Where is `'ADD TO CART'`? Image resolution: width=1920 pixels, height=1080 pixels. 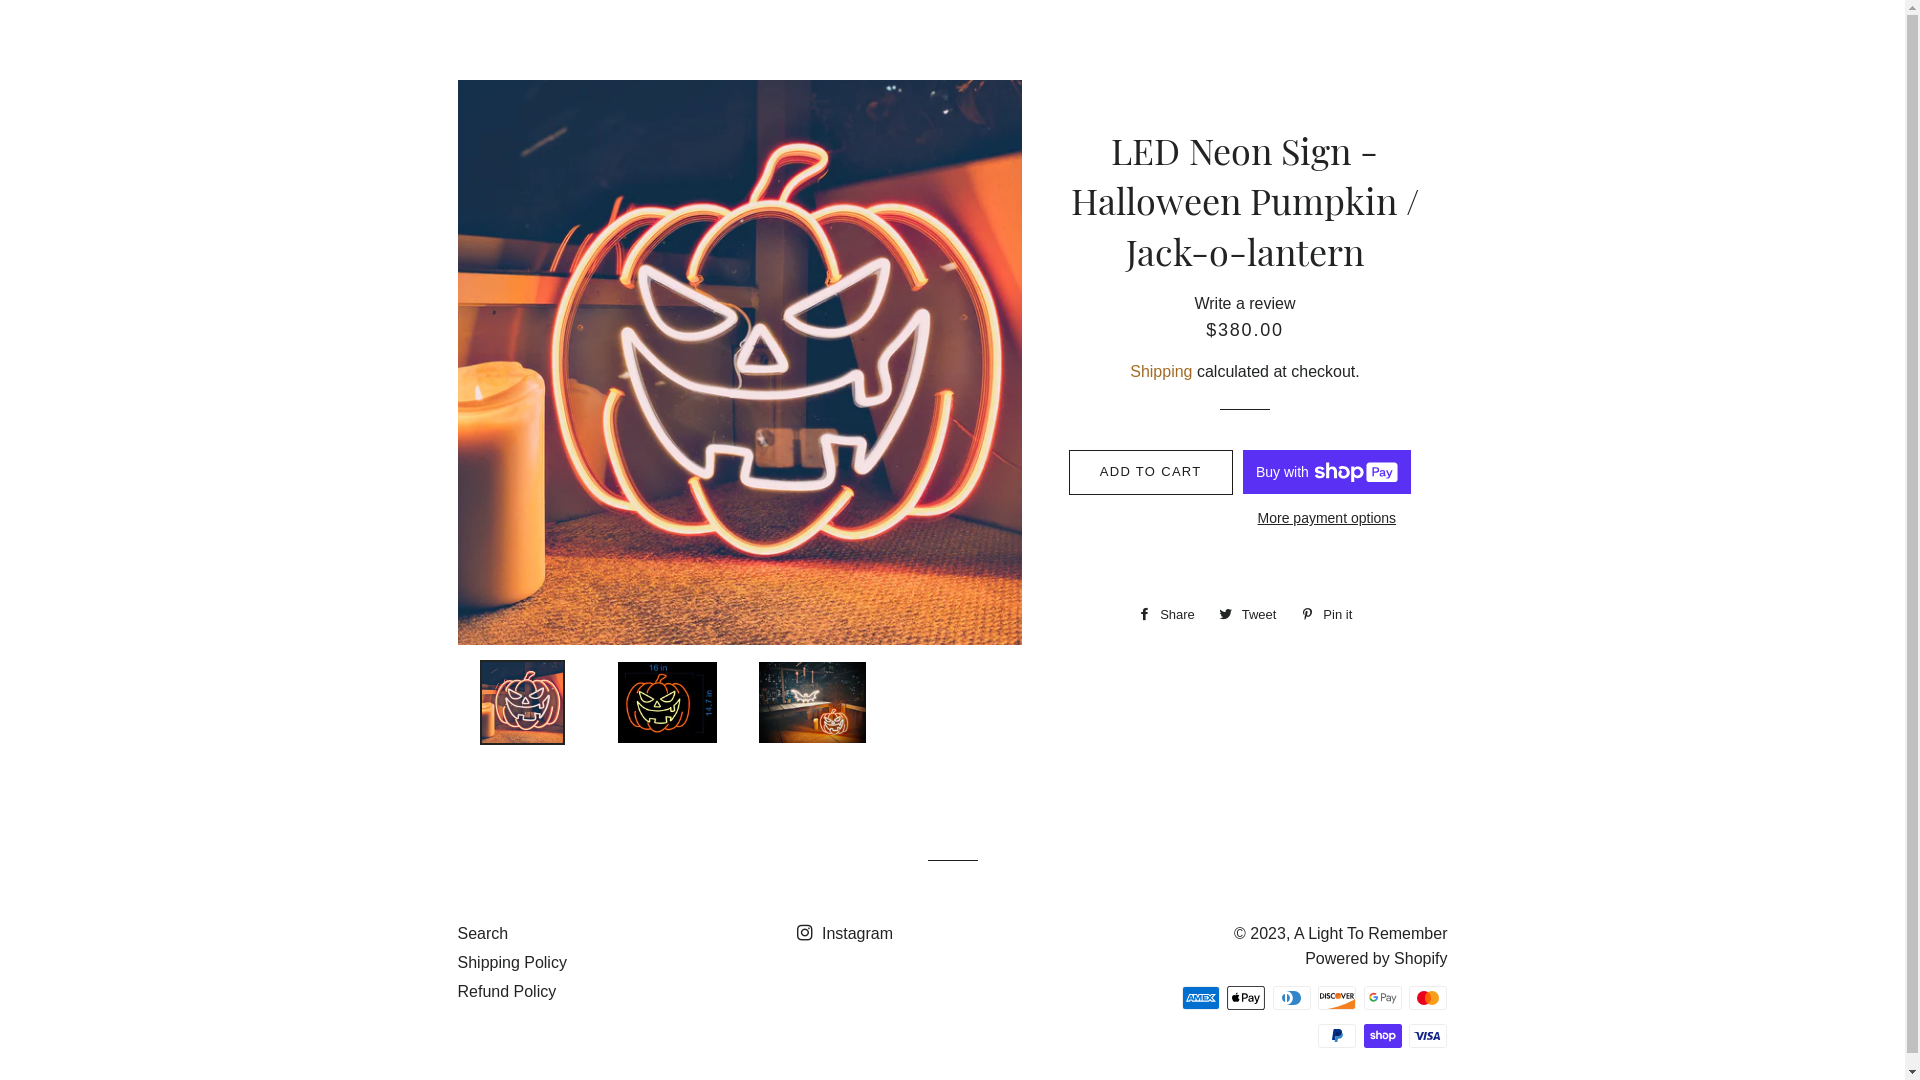
'ADD TO CART' is located at coordinates (1151, 471).